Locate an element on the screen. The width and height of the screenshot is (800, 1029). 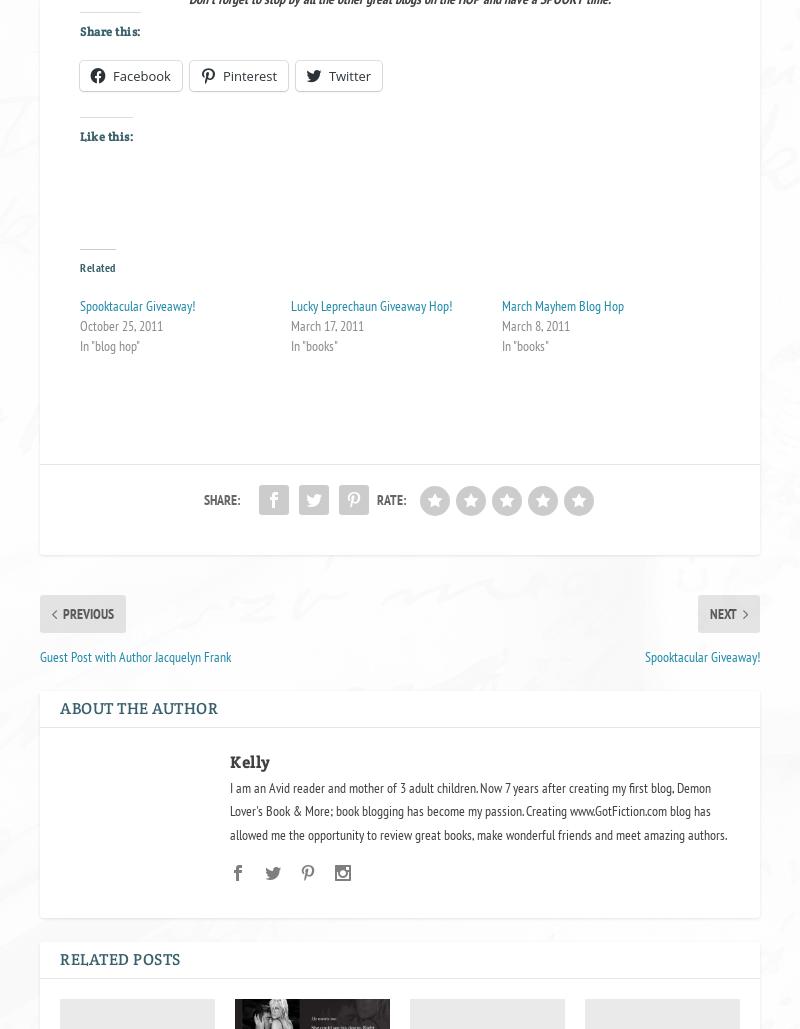
'Related Posts' is located at coordinates (119, 957).